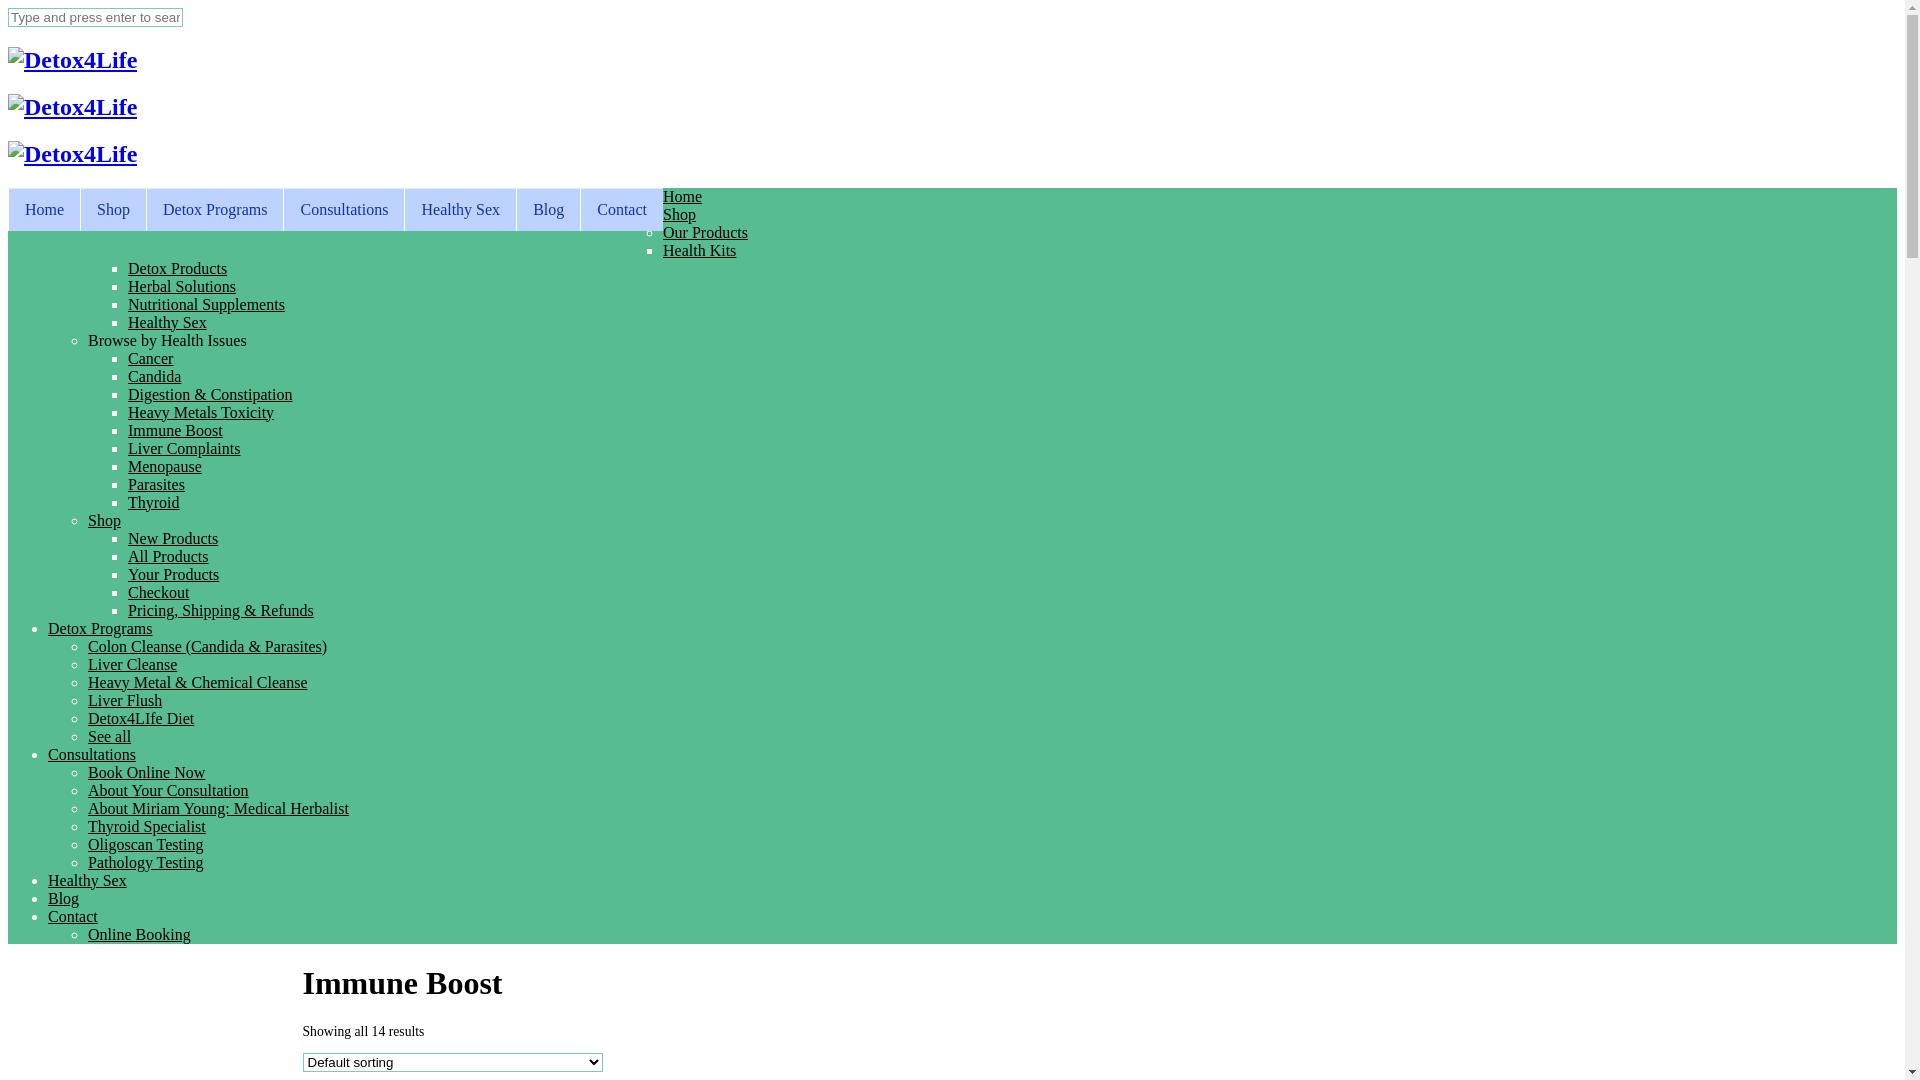  What do you see at coordinates (699, 249) in the screenshot?
I see `'Health Kits'` at bounding box center [699, 249].